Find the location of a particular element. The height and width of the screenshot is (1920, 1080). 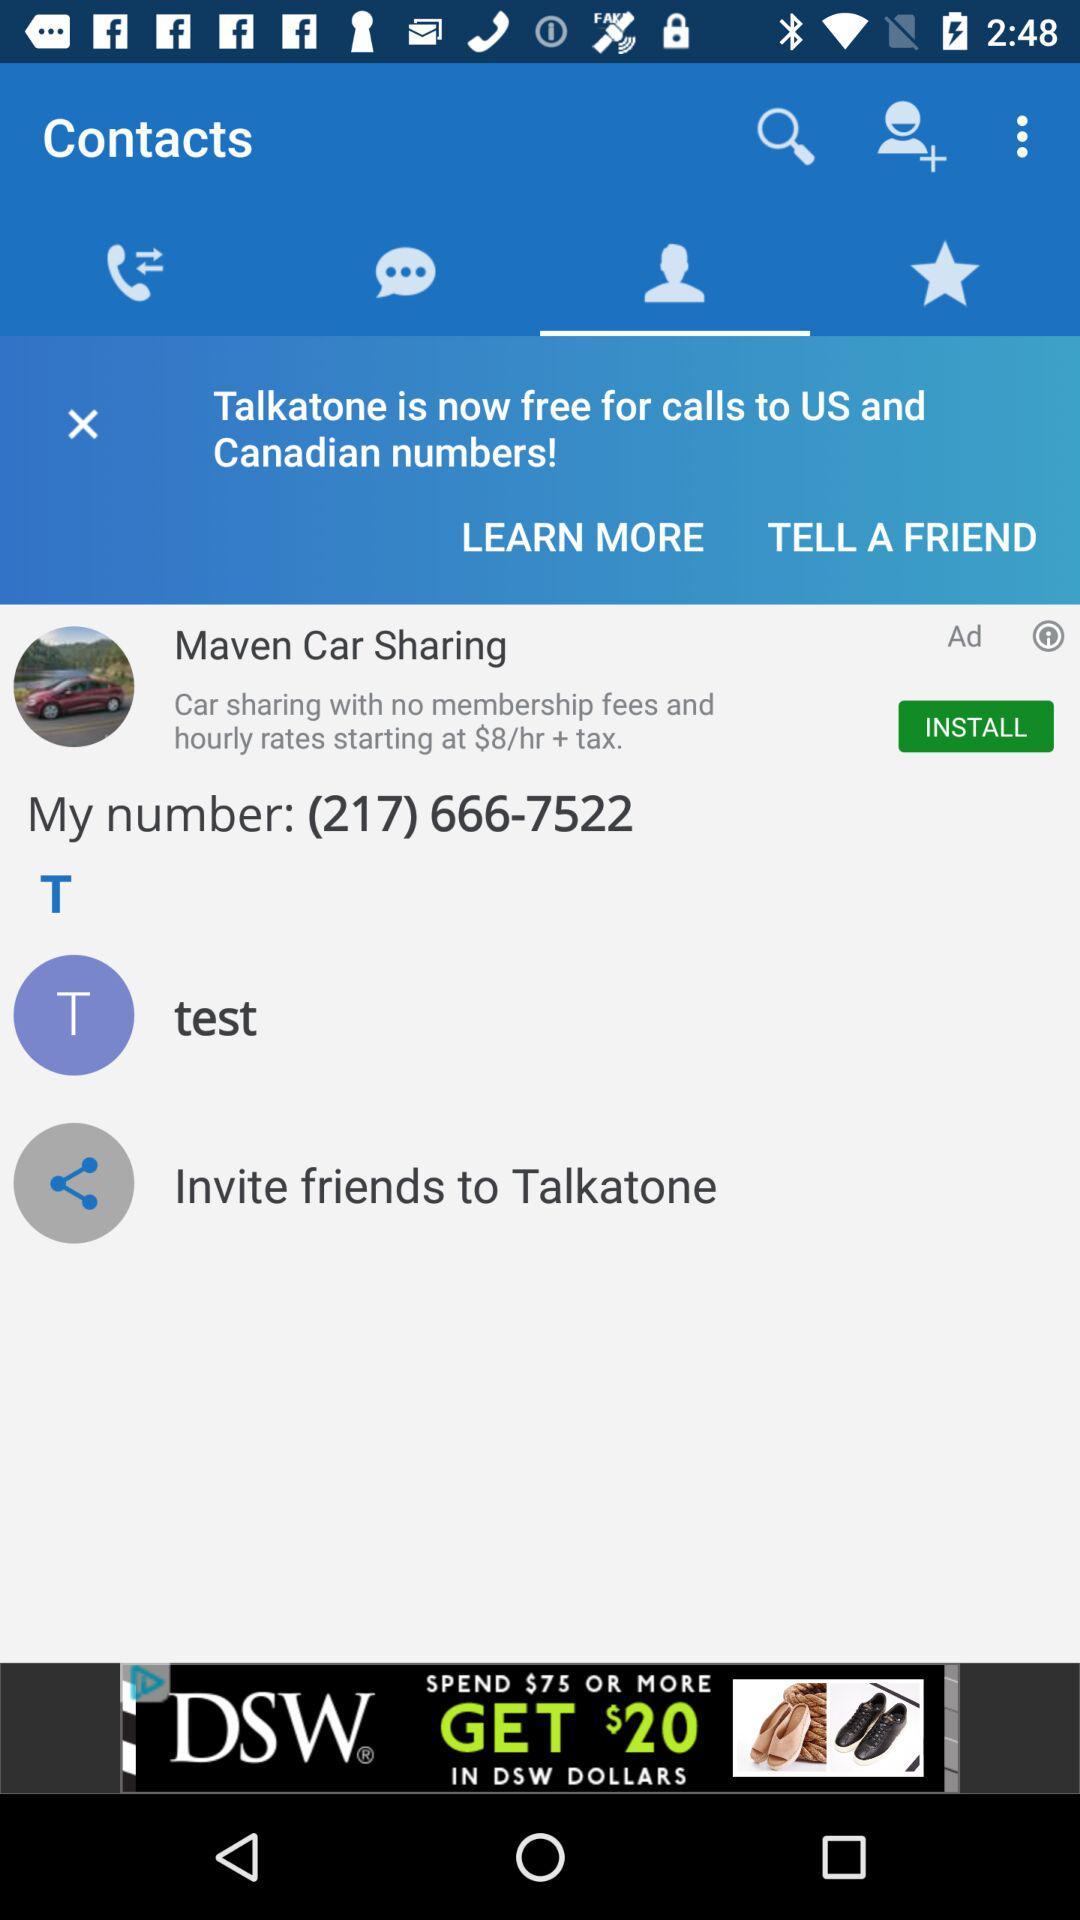

open more information for advertisement is located at coordinates (1047, 634).